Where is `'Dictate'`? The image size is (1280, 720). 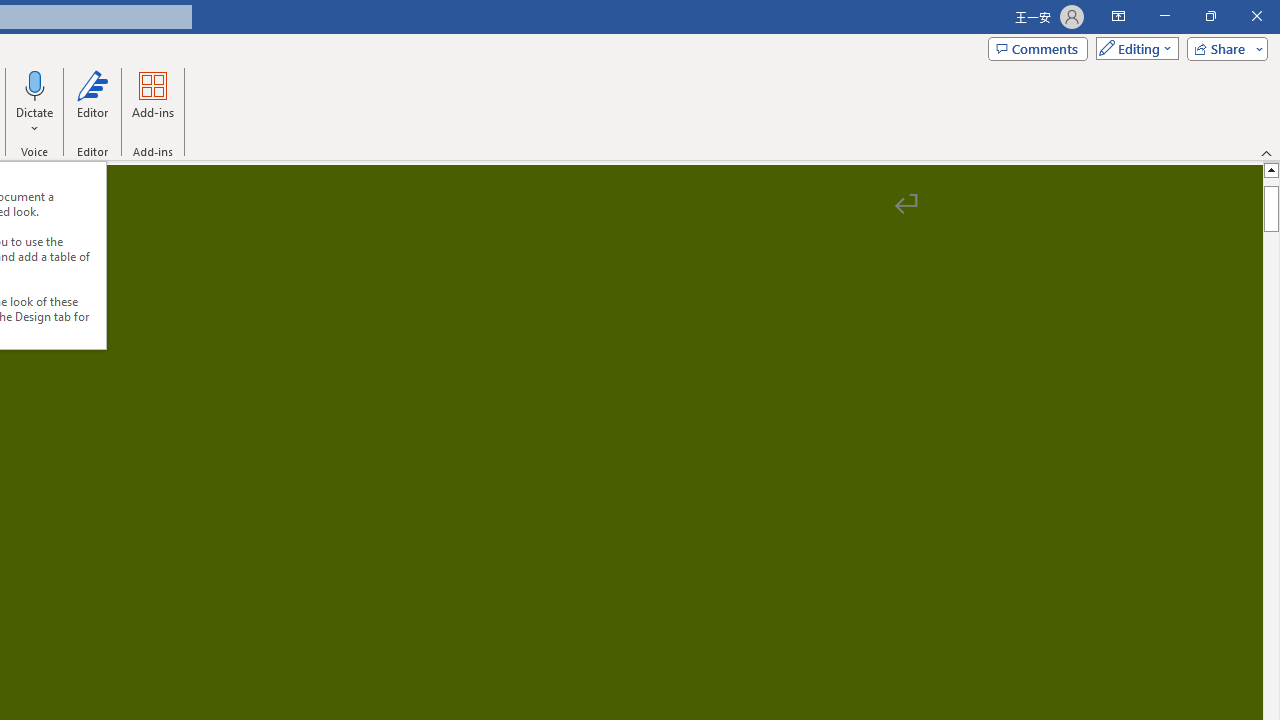 'Dictate' is located at coordinates (35, 103).